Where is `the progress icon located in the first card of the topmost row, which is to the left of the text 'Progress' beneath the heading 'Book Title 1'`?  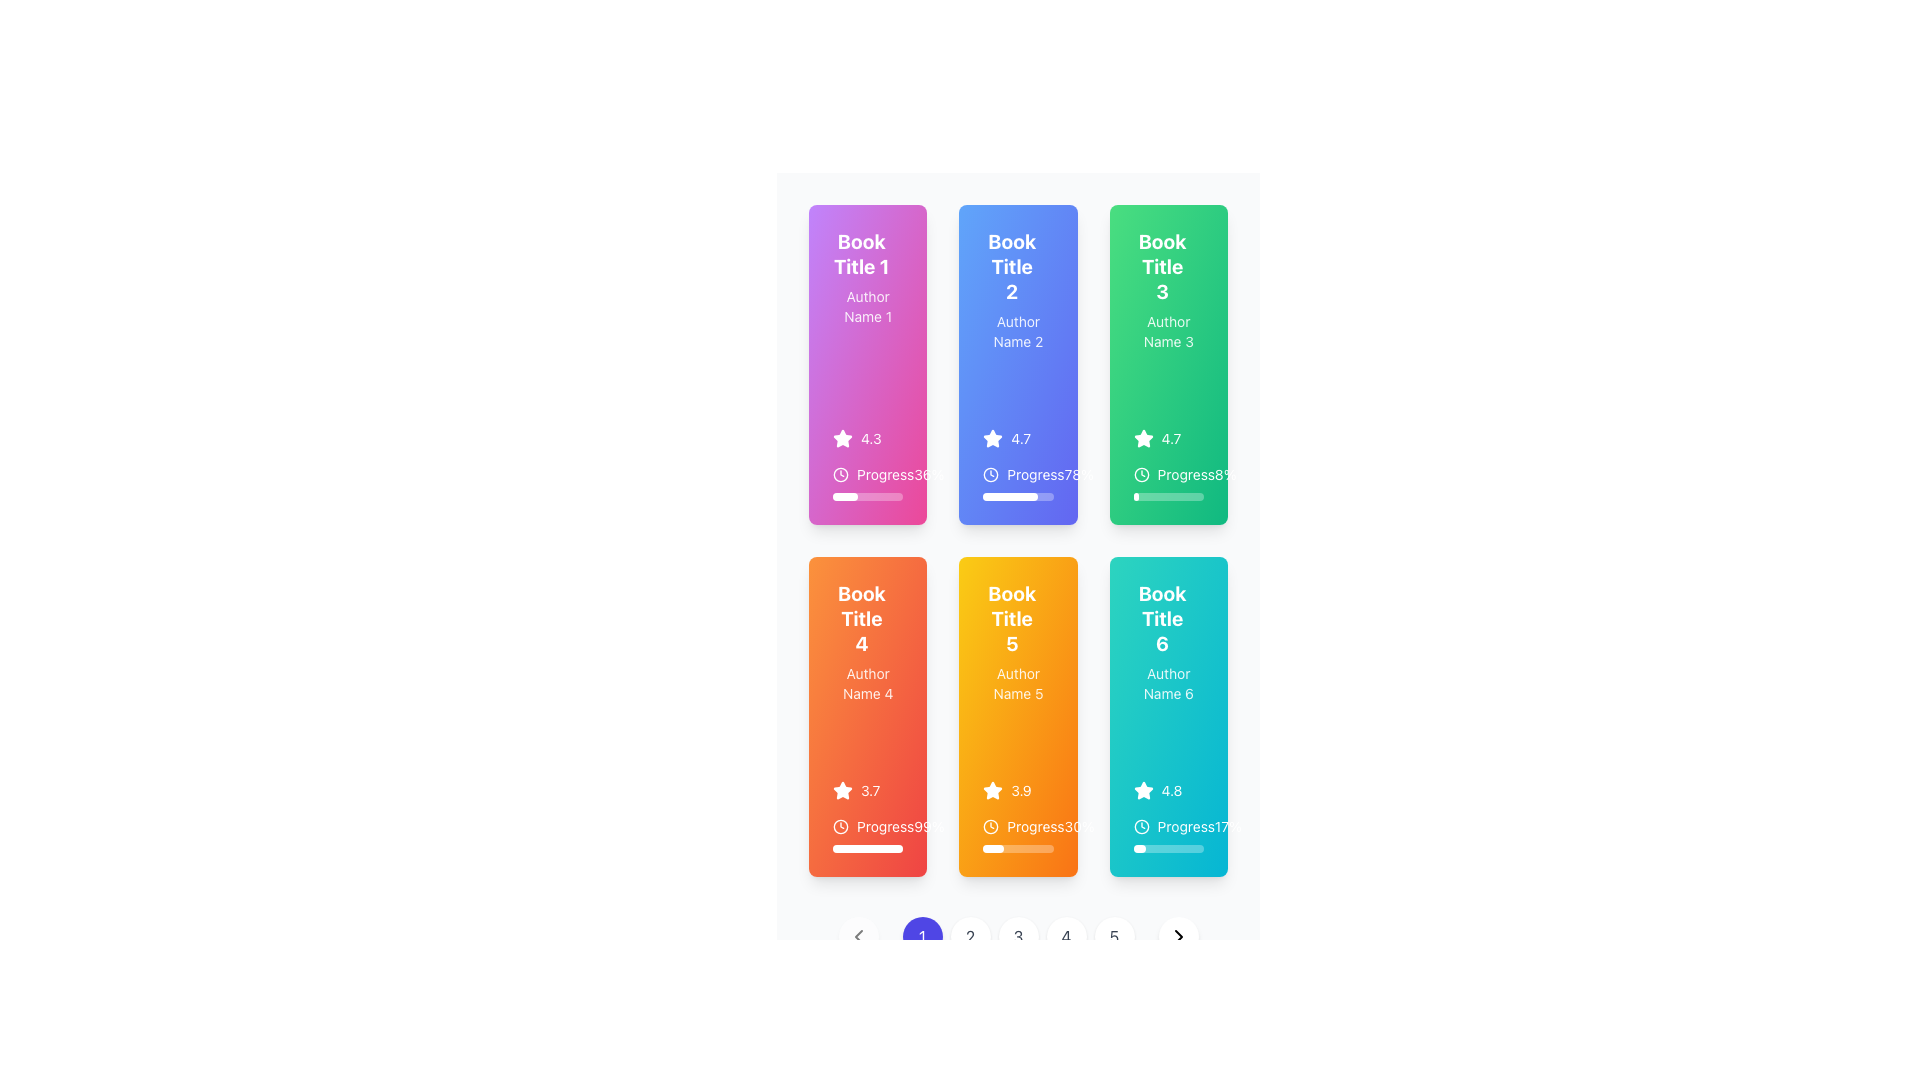 the progress icon located in the first card of the topmost row, which is to the left of the text 'Progress' beneath the heading 'Book Title 1' is located at coordinates (840, 474).